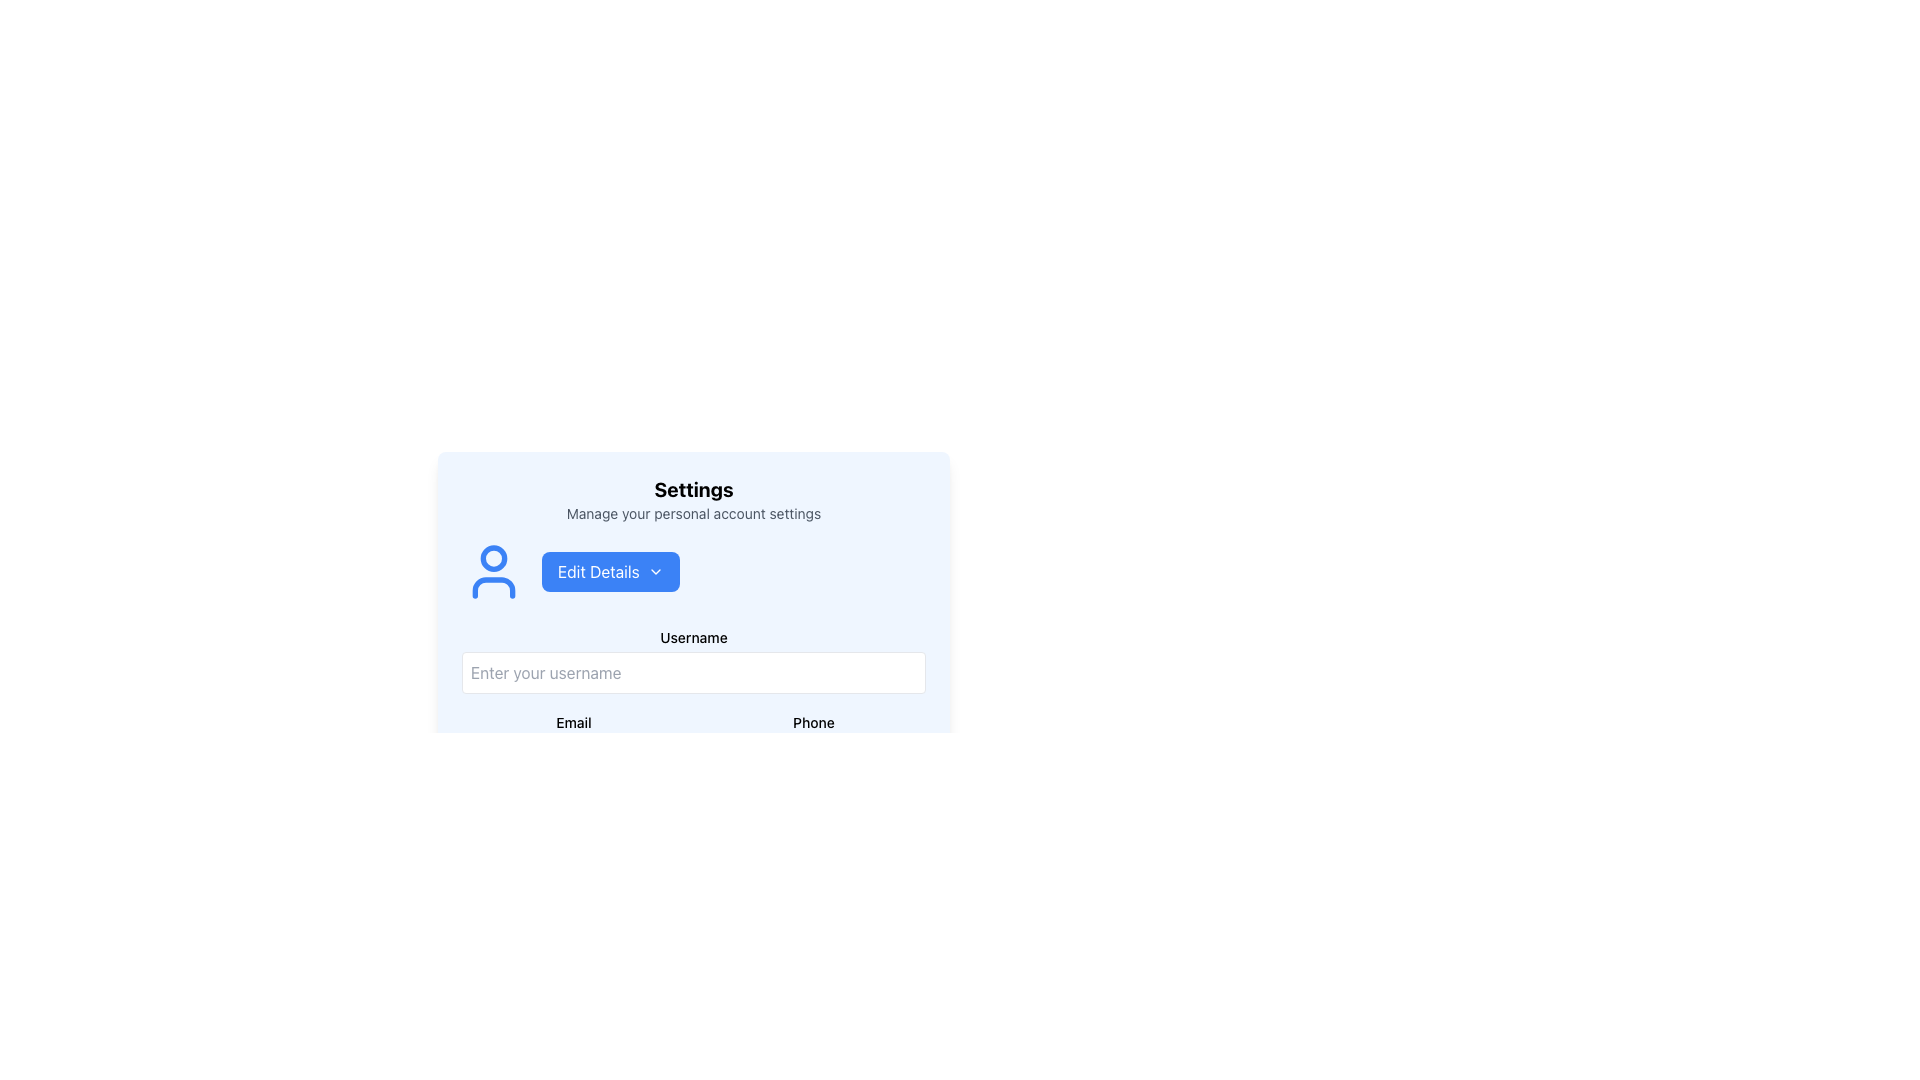 This screenshot has width=1920, height=1080. What do you see at coordinates (694, 512) in the screenshot?
I see `the text element displaying 'Manage your personal account settings', which is located directly beneath the bold 'Settings' title text` at bounding box center [694, 512].